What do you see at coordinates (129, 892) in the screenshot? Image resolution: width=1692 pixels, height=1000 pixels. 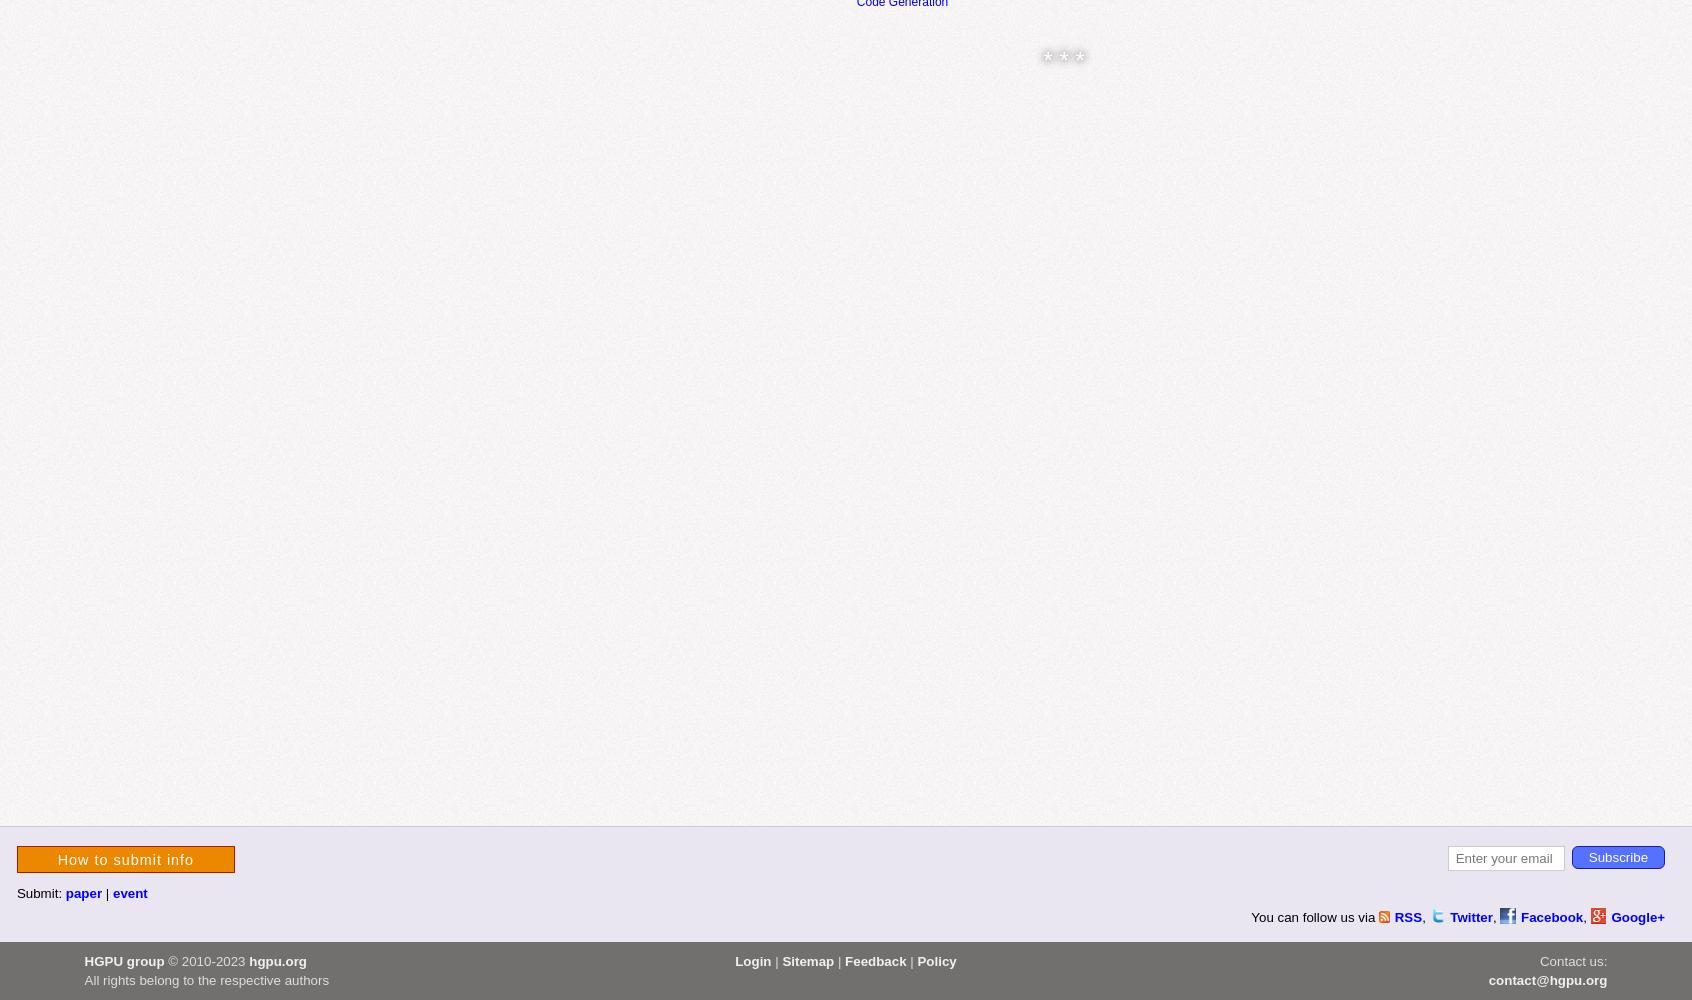 I see `'event'` at bounding box center [129, 892].